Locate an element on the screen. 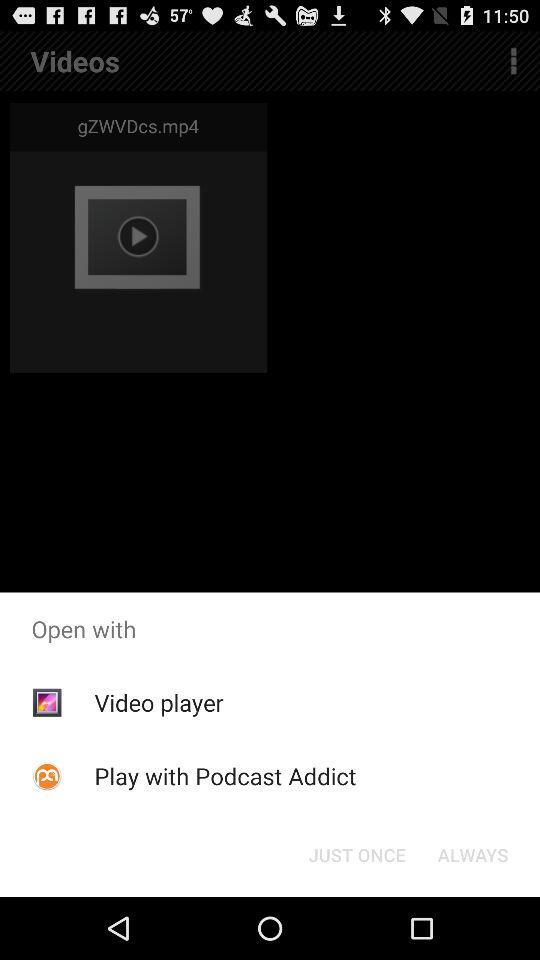 This screenshot has width=540, height=960. button next to the always icon is located at coordinates (356, 853).